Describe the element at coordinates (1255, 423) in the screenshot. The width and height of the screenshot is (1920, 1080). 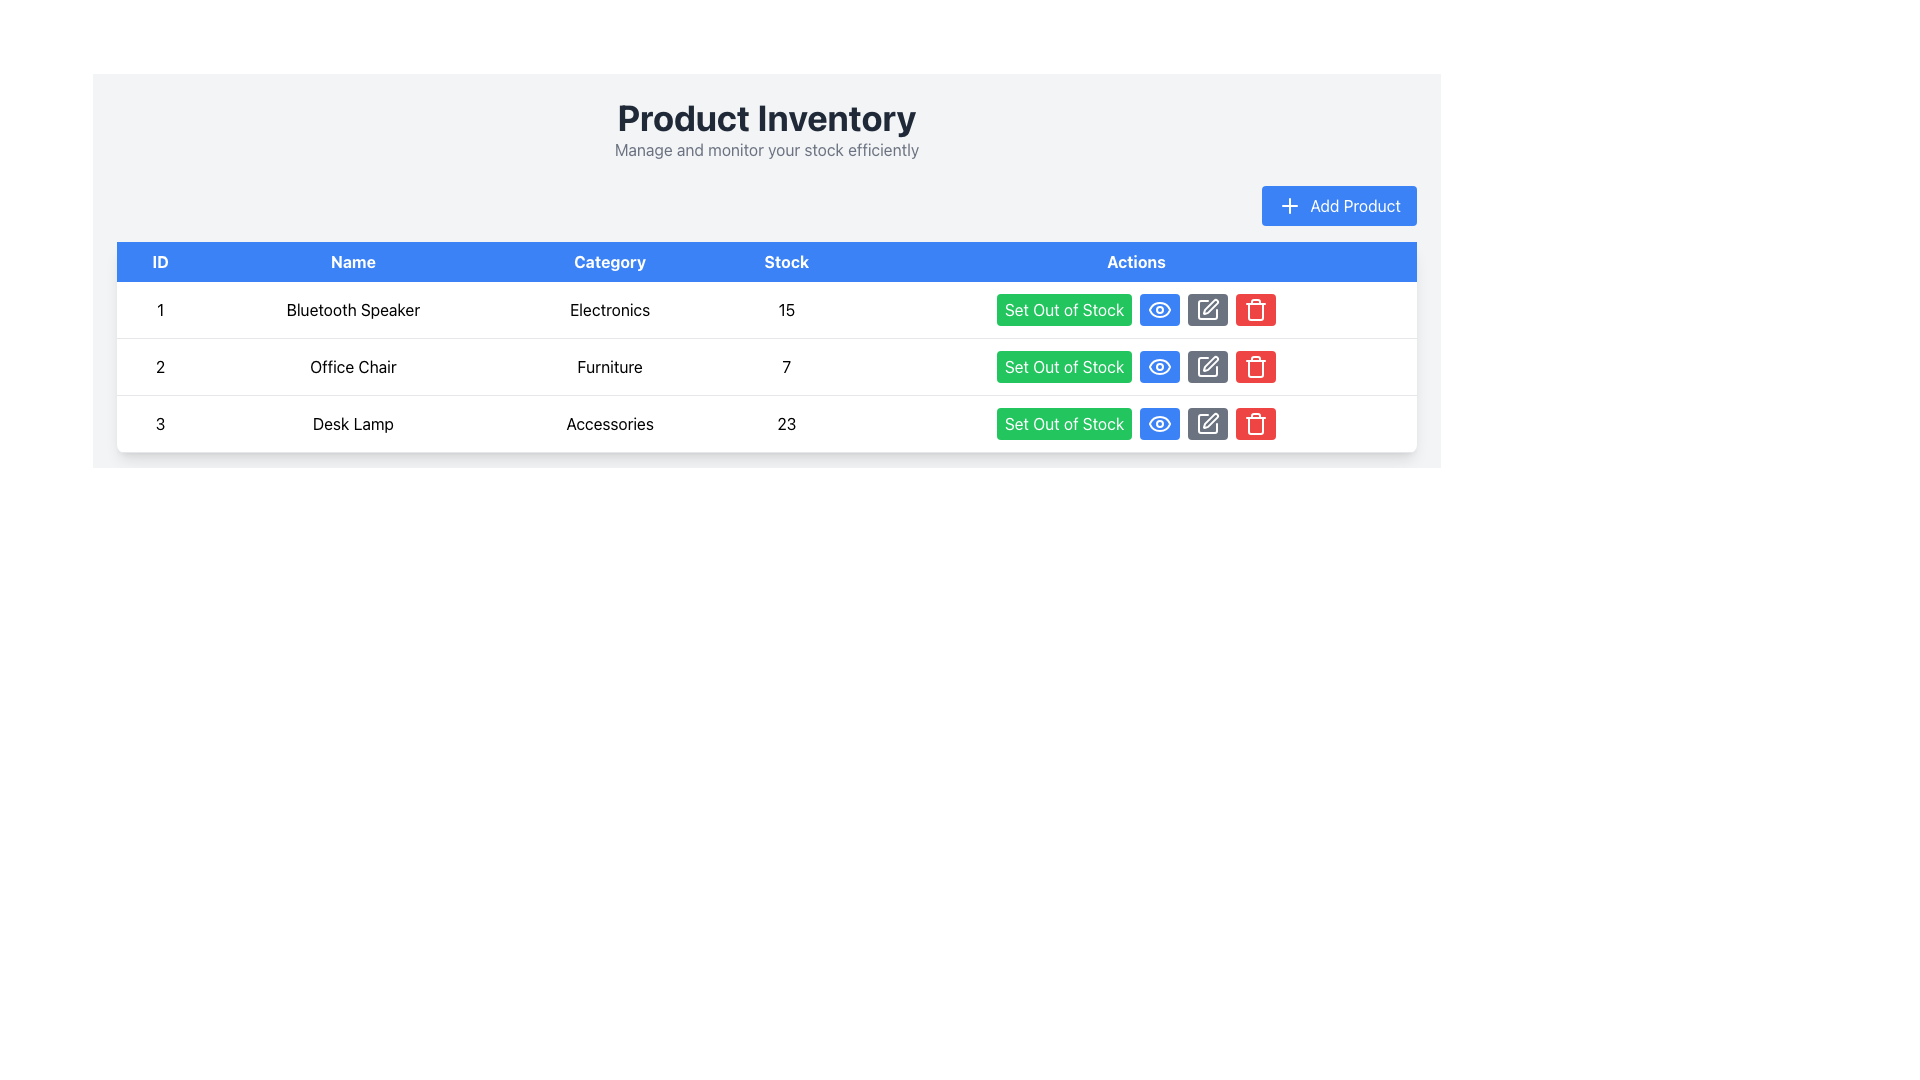
I see `the Trash icon button located in the third row of the Actions column` at that location.